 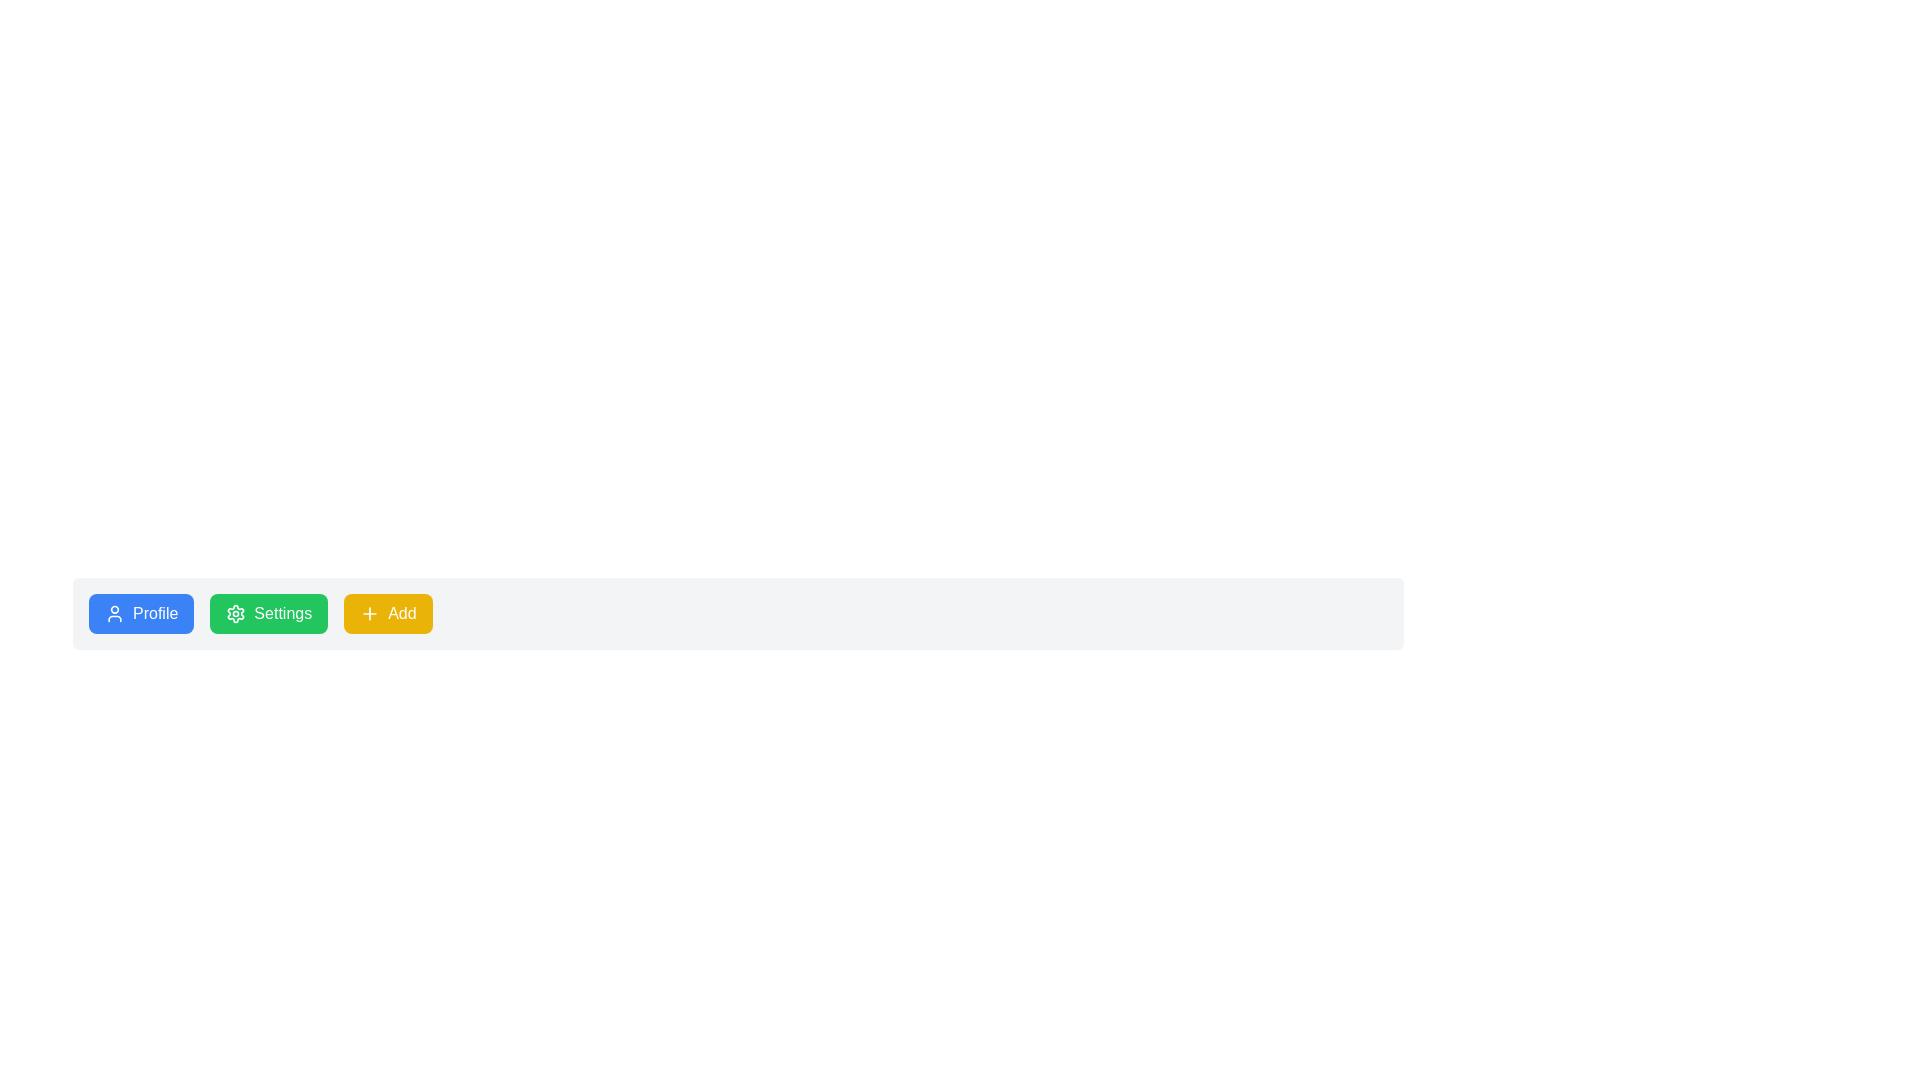 What do you see at coordinates (236, 612) in the screenshot?
I see `gear-shaped icon within the green 'Settings' button to gather details` at bounding box center [236, 612].